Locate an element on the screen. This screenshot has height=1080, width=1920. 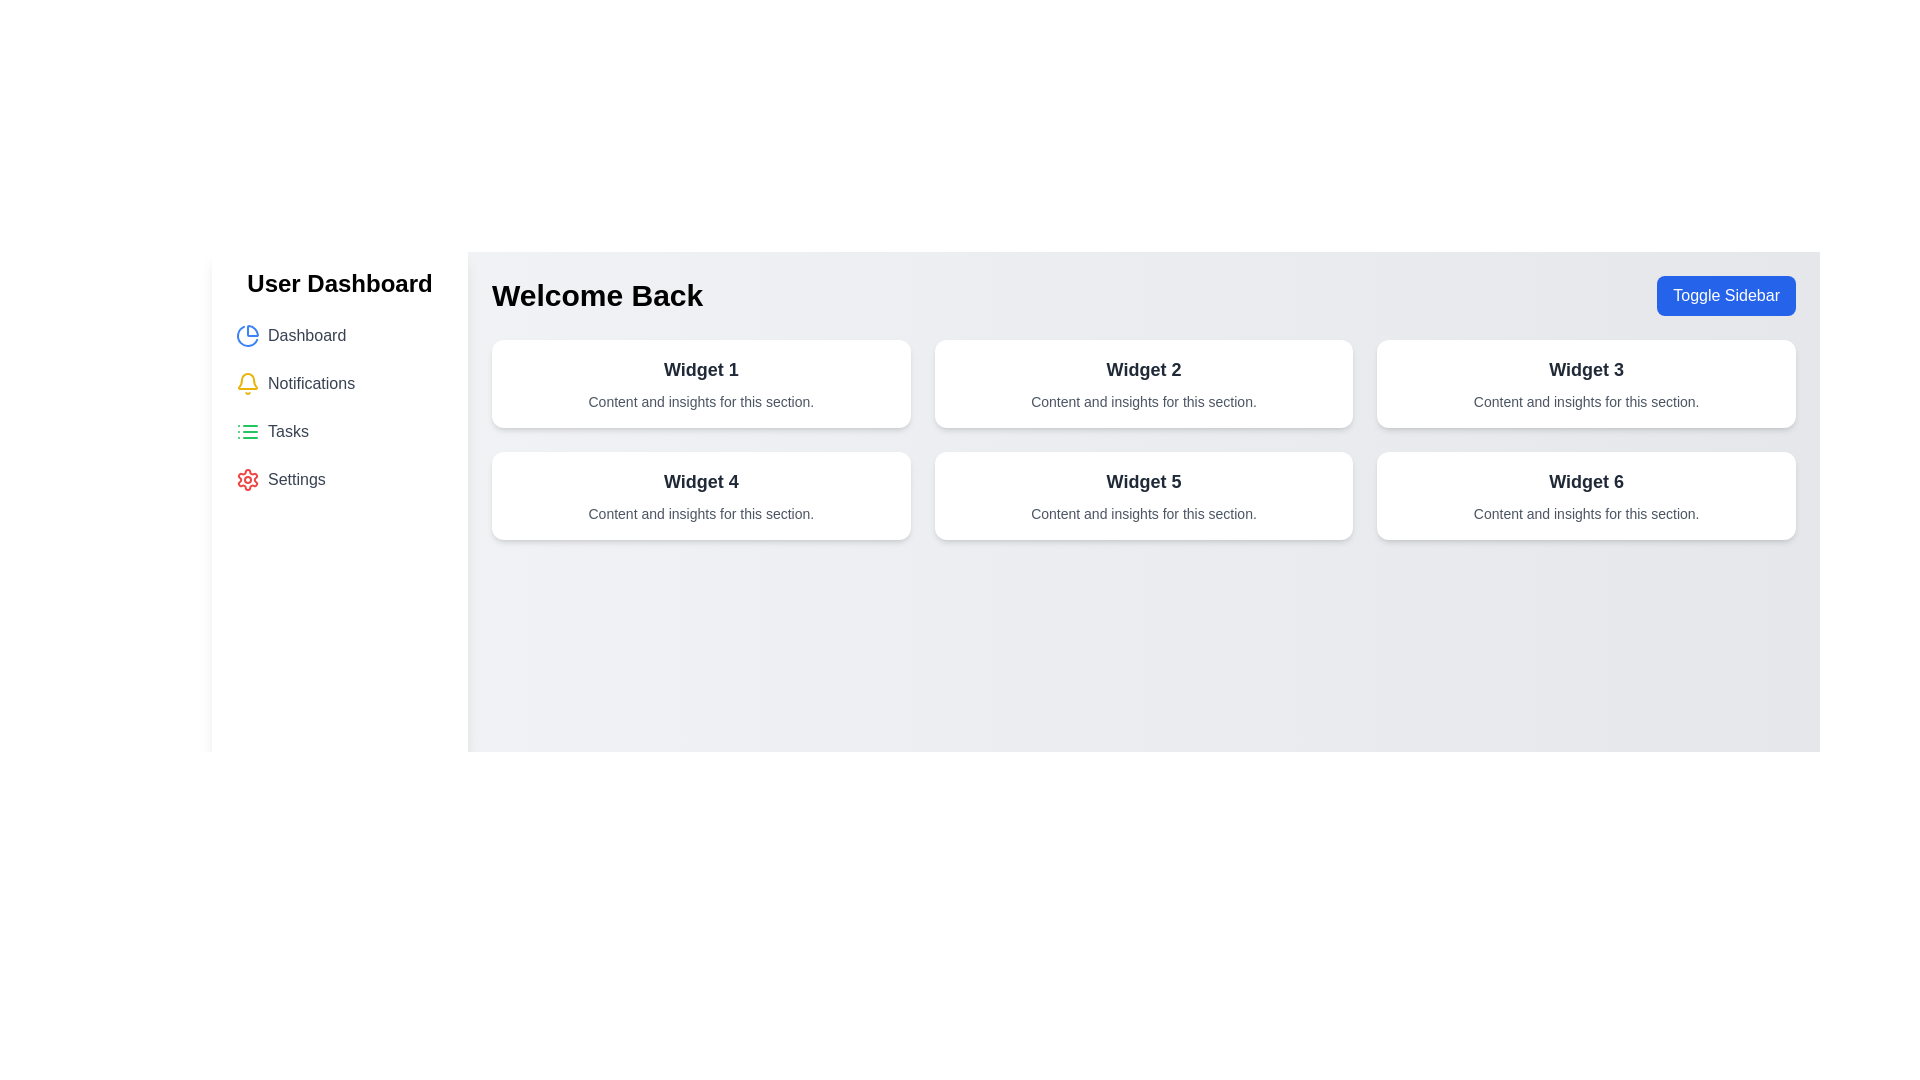
the 'Settings' menu item in the vertical navigation bar, which is the fourth entry under 'User Dashboard' and features a red gear icon is located at coordinates (340, 479).